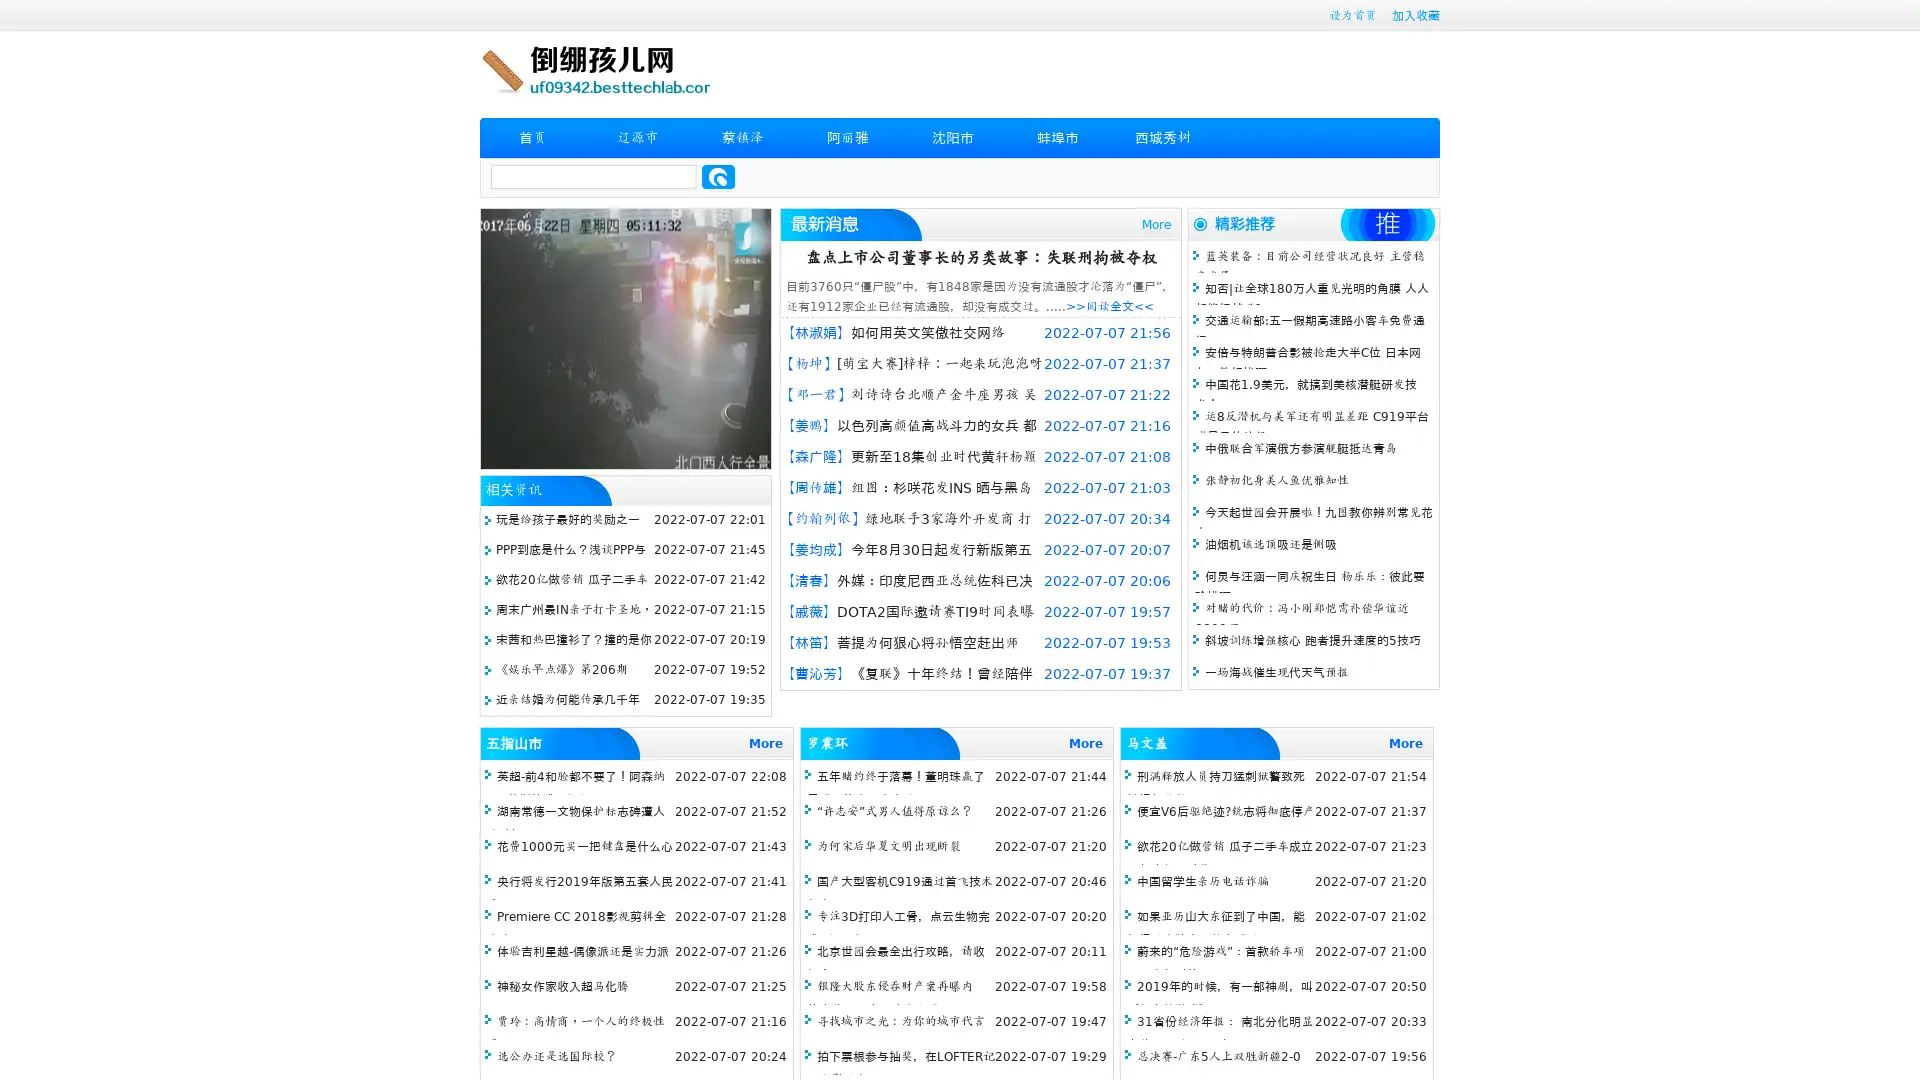  Describe the element at coordinates (718, 176) in the screenshot. I see `Search` at that location.